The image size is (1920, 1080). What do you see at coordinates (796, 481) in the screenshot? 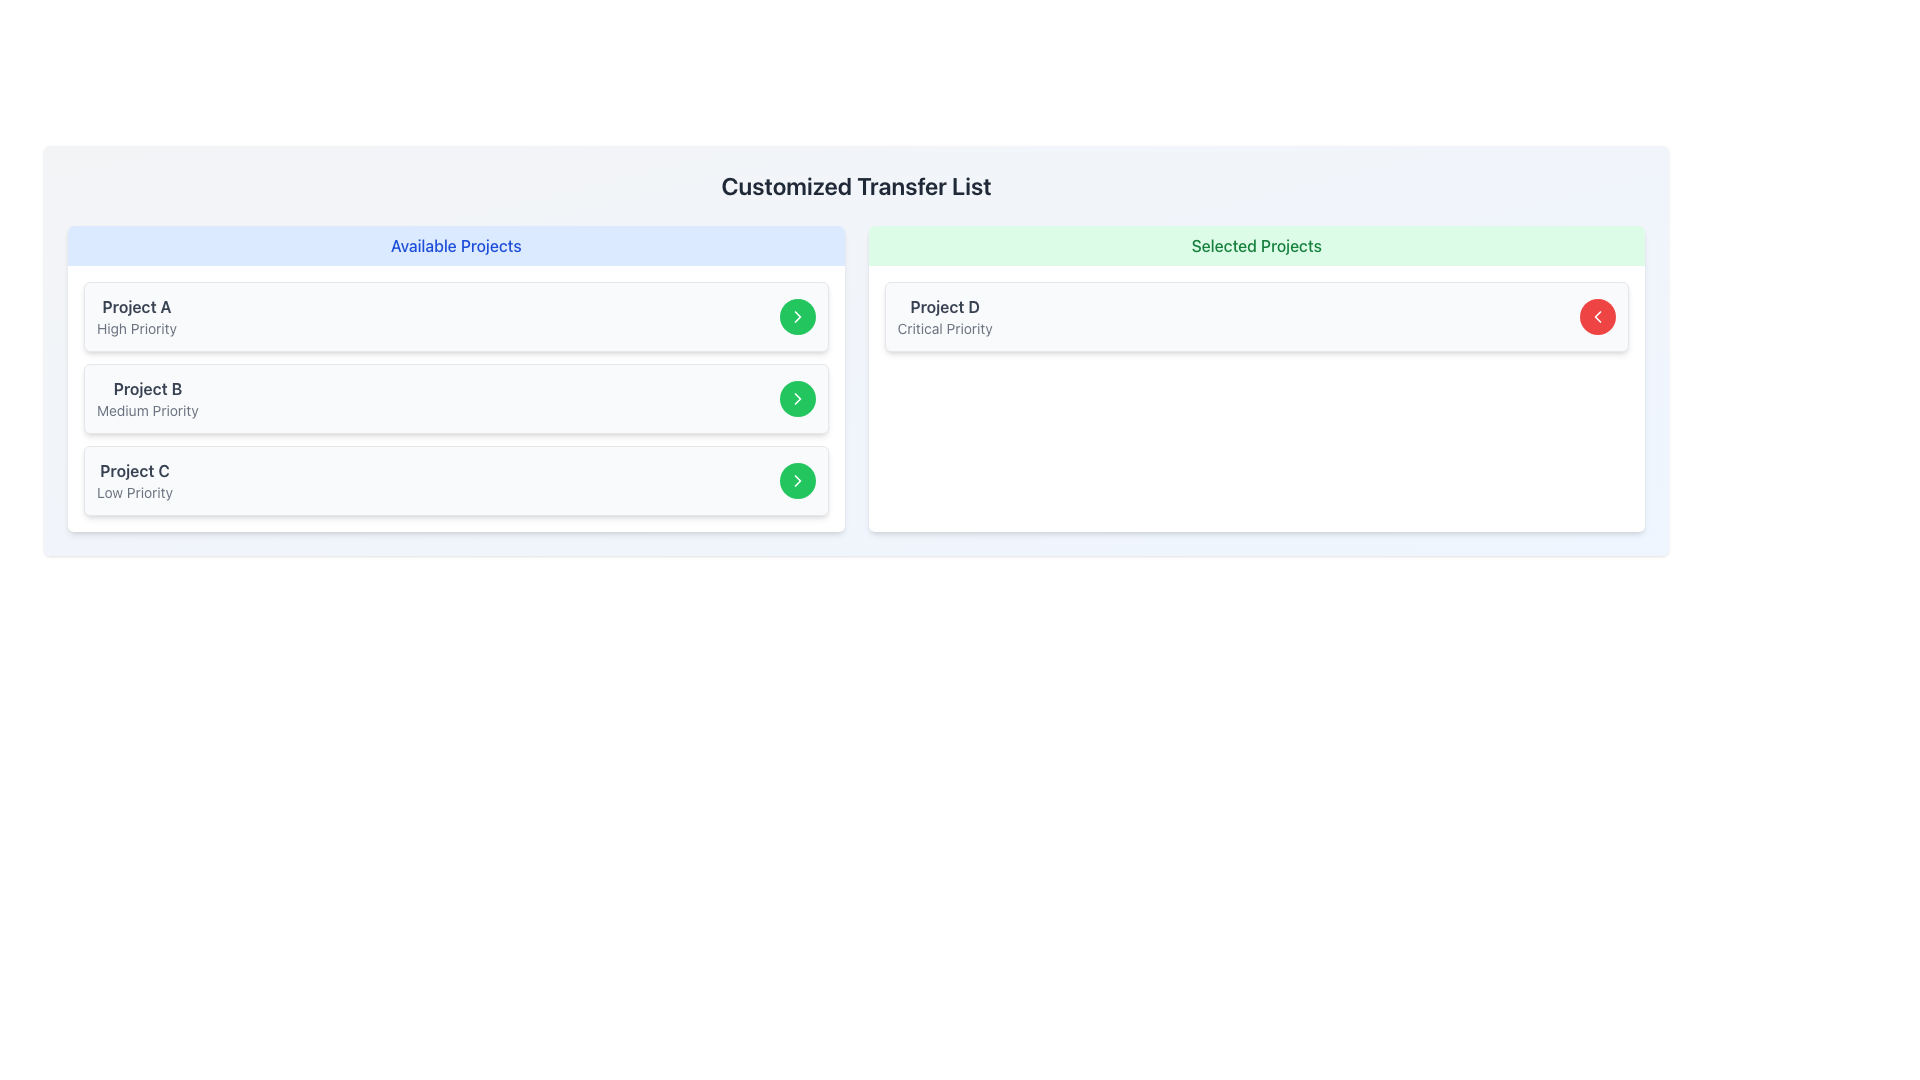
I see `the green right-facing chevron arrow button, which is the third button in the vertical sequence of chevron buttons located beside the 'Project C' entry in the 'Available Projects' section` at bounding box center [796, 481].